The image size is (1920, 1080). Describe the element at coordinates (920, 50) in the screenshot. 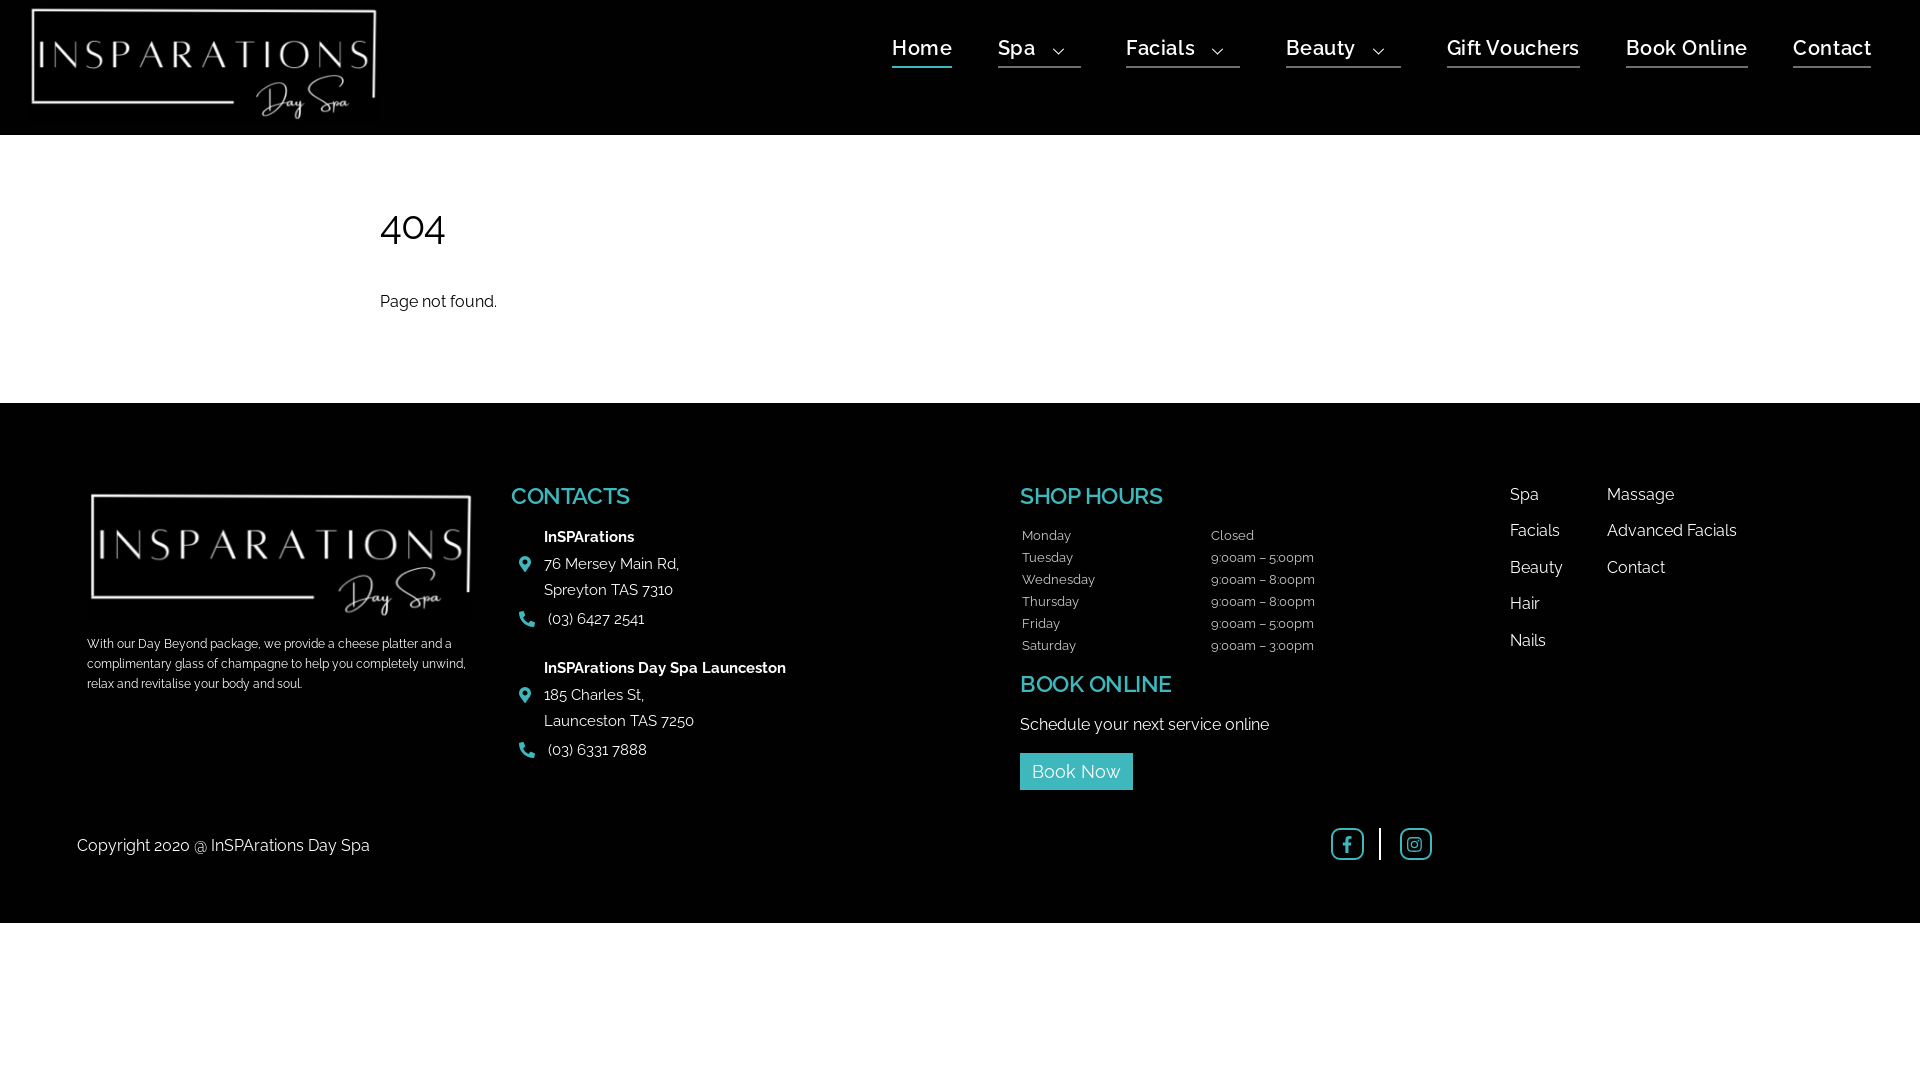

I see `'Home'` at that location.